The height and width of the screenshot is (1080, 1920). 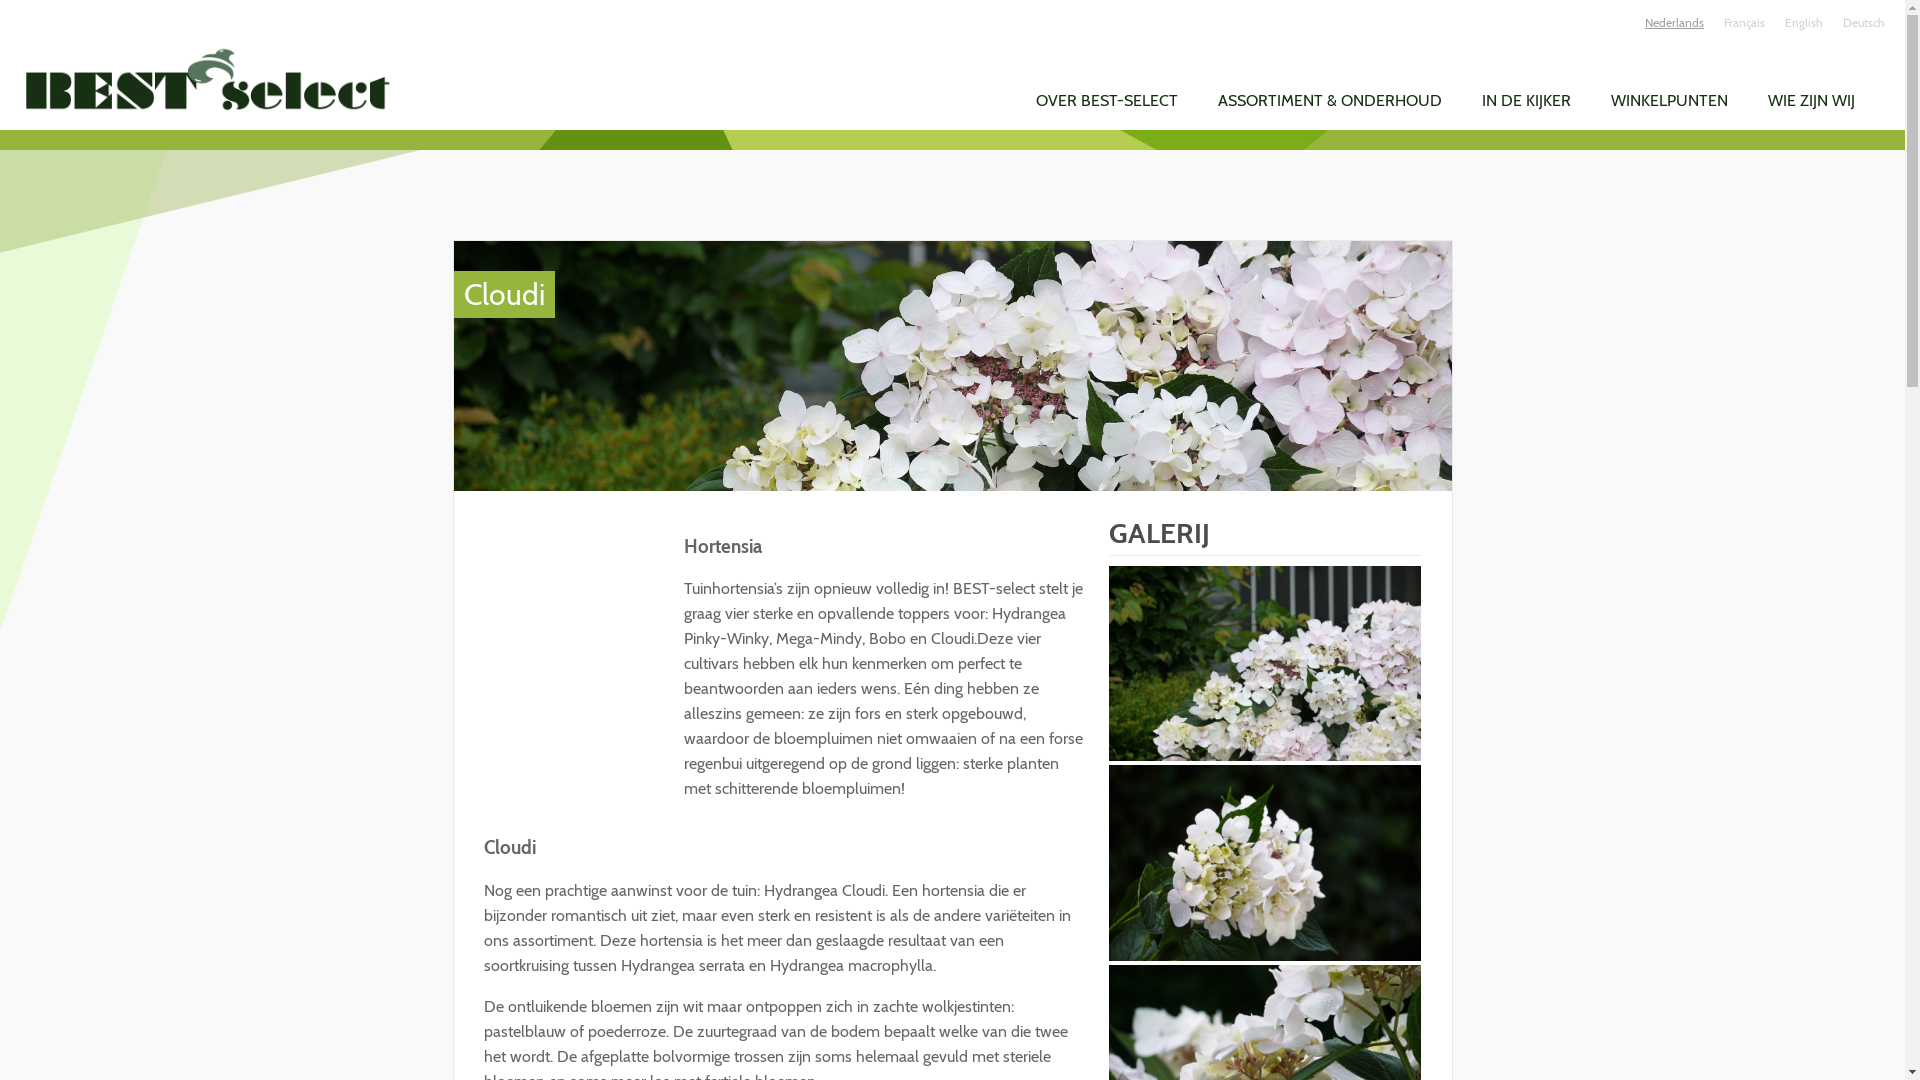 What do you see at coordinates (1106, 100) in the screenshot?
I see `'OVER BEST-SELECT'` at bounding box center [1106, 100].